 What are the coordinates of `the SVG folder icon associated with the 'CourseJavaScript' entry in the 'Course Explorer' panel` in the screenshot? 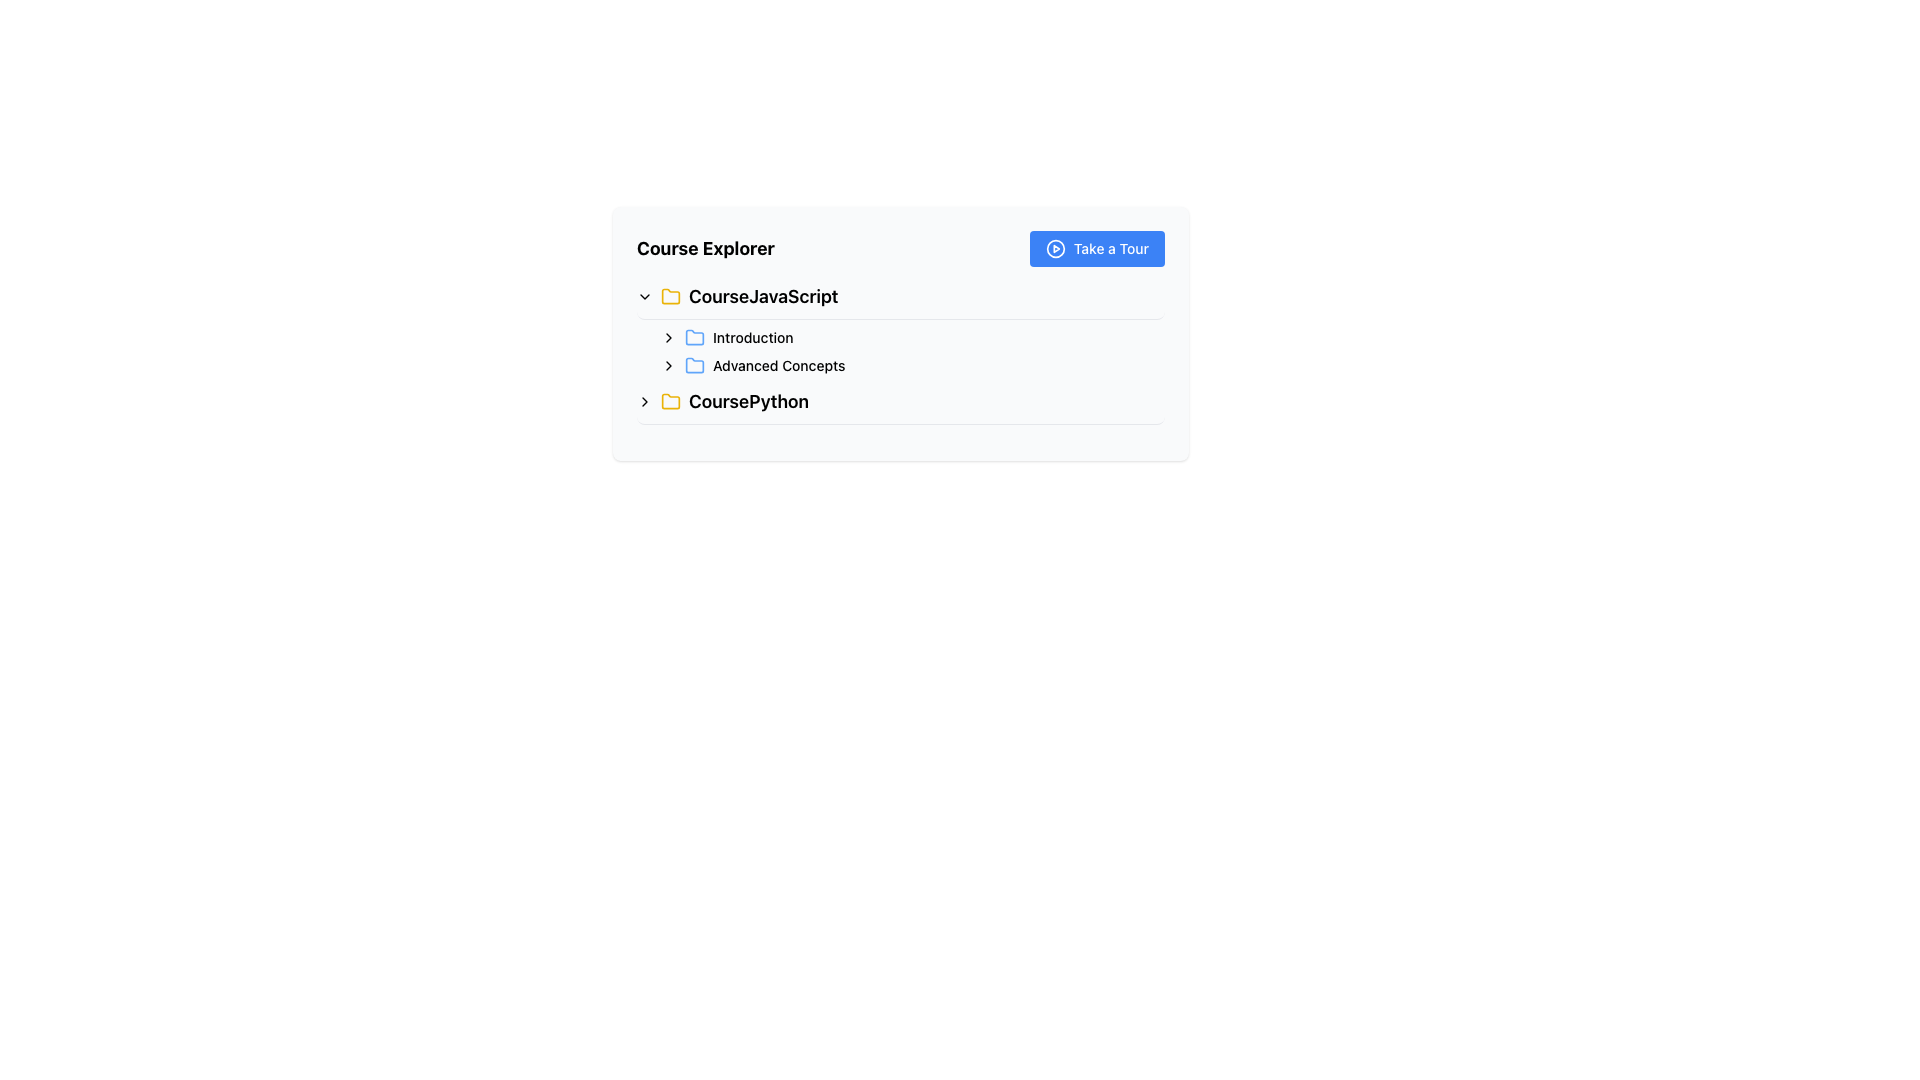 It's located at (671, 296).